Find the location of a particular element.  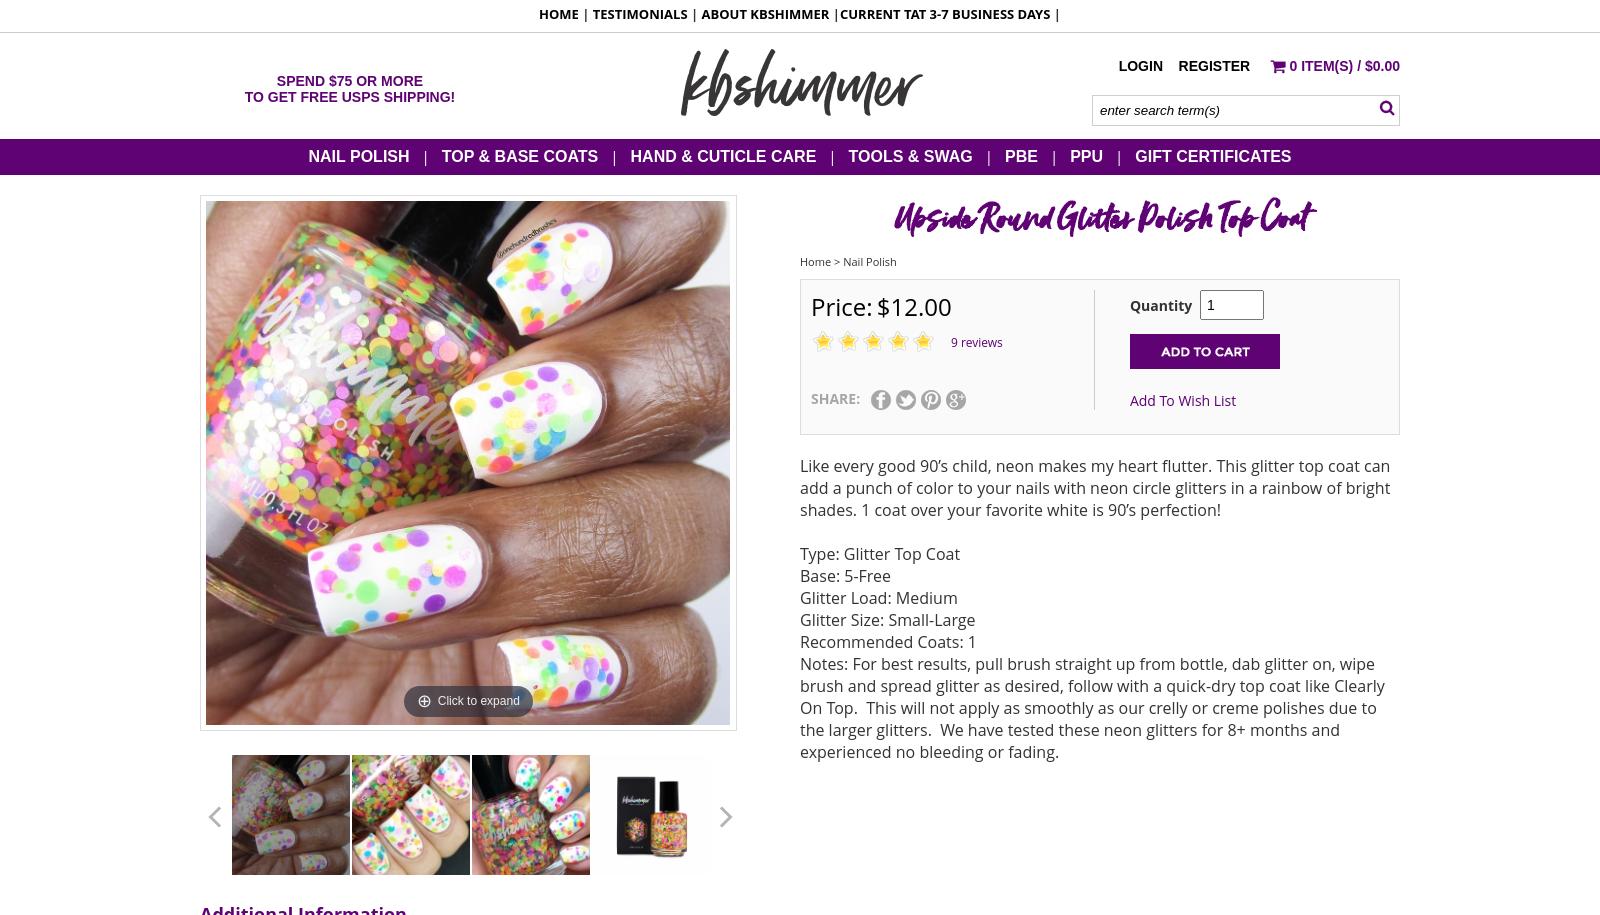

'to get free USPS shipping!' is located at coordinates (349, 95).